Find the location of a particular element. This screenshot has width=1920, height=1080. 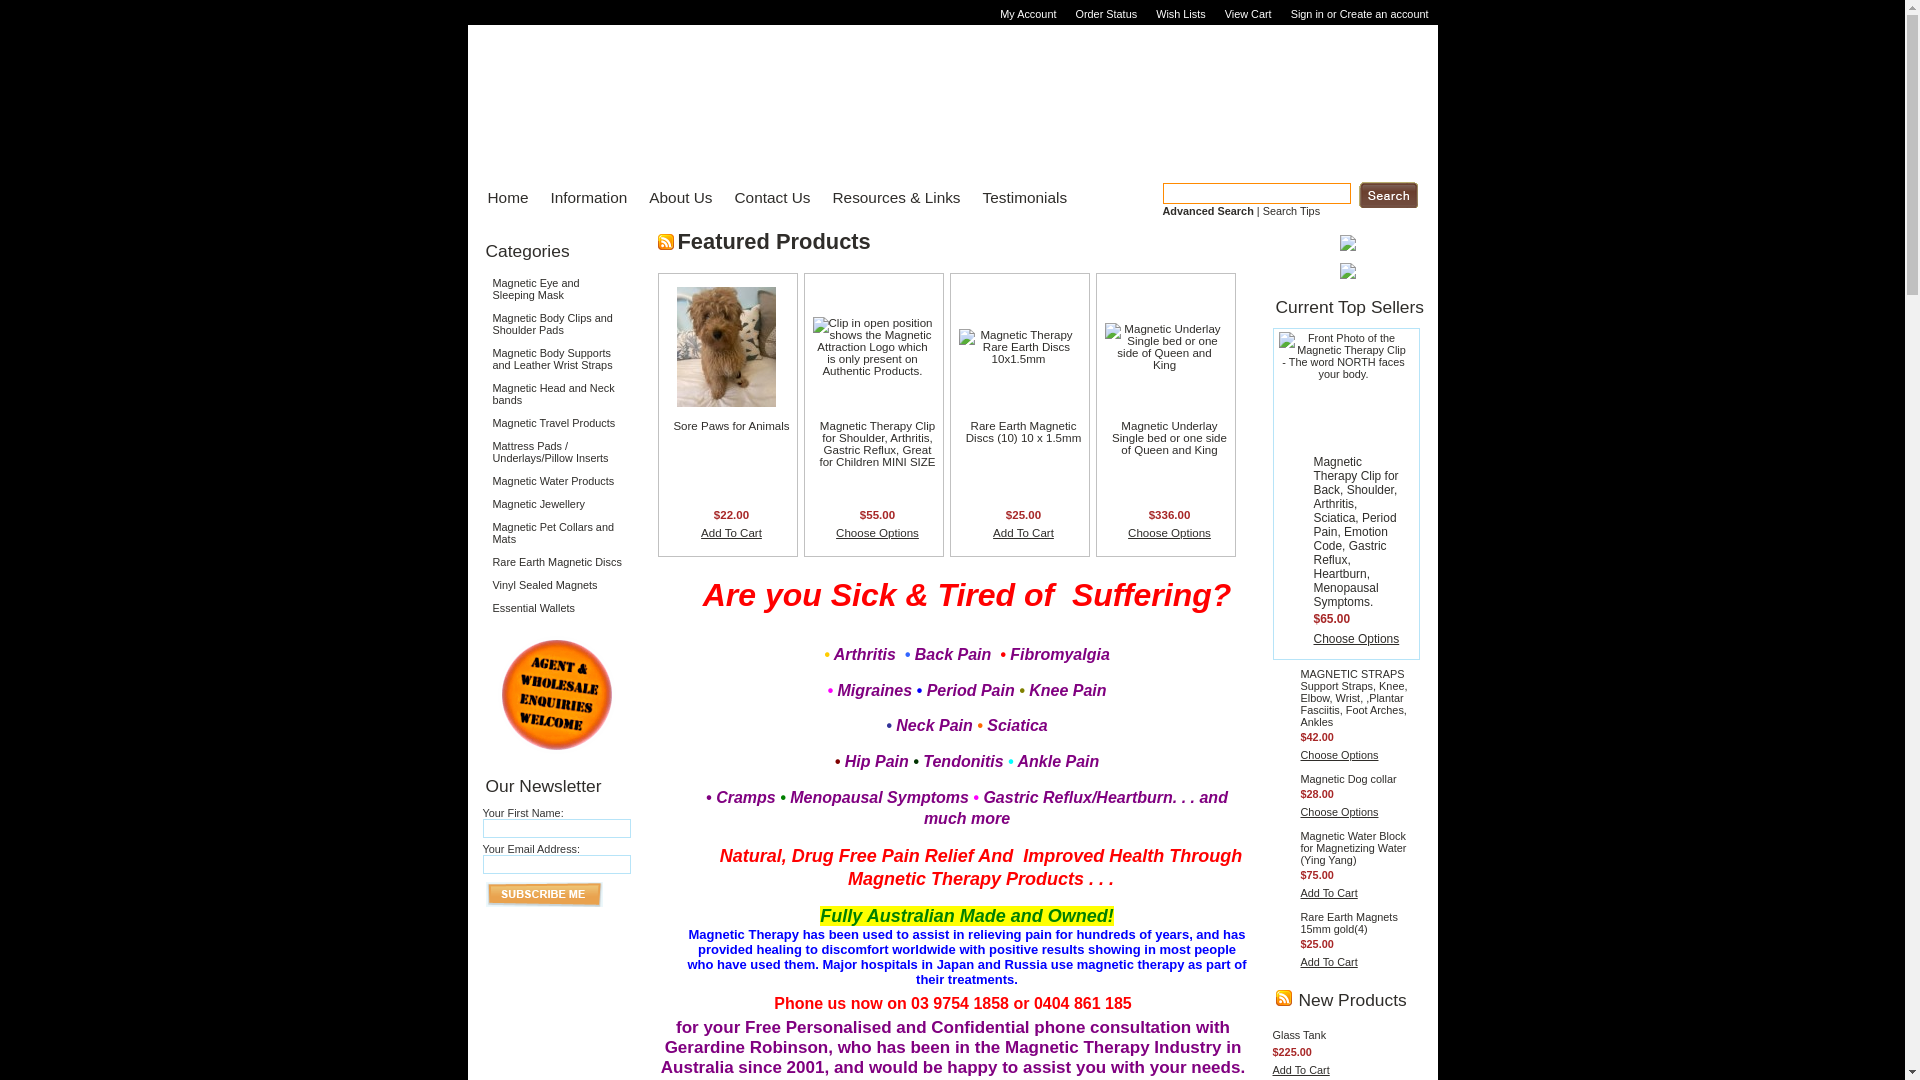

'Magnetic Jewellery' is located at coordinates (556, 503).